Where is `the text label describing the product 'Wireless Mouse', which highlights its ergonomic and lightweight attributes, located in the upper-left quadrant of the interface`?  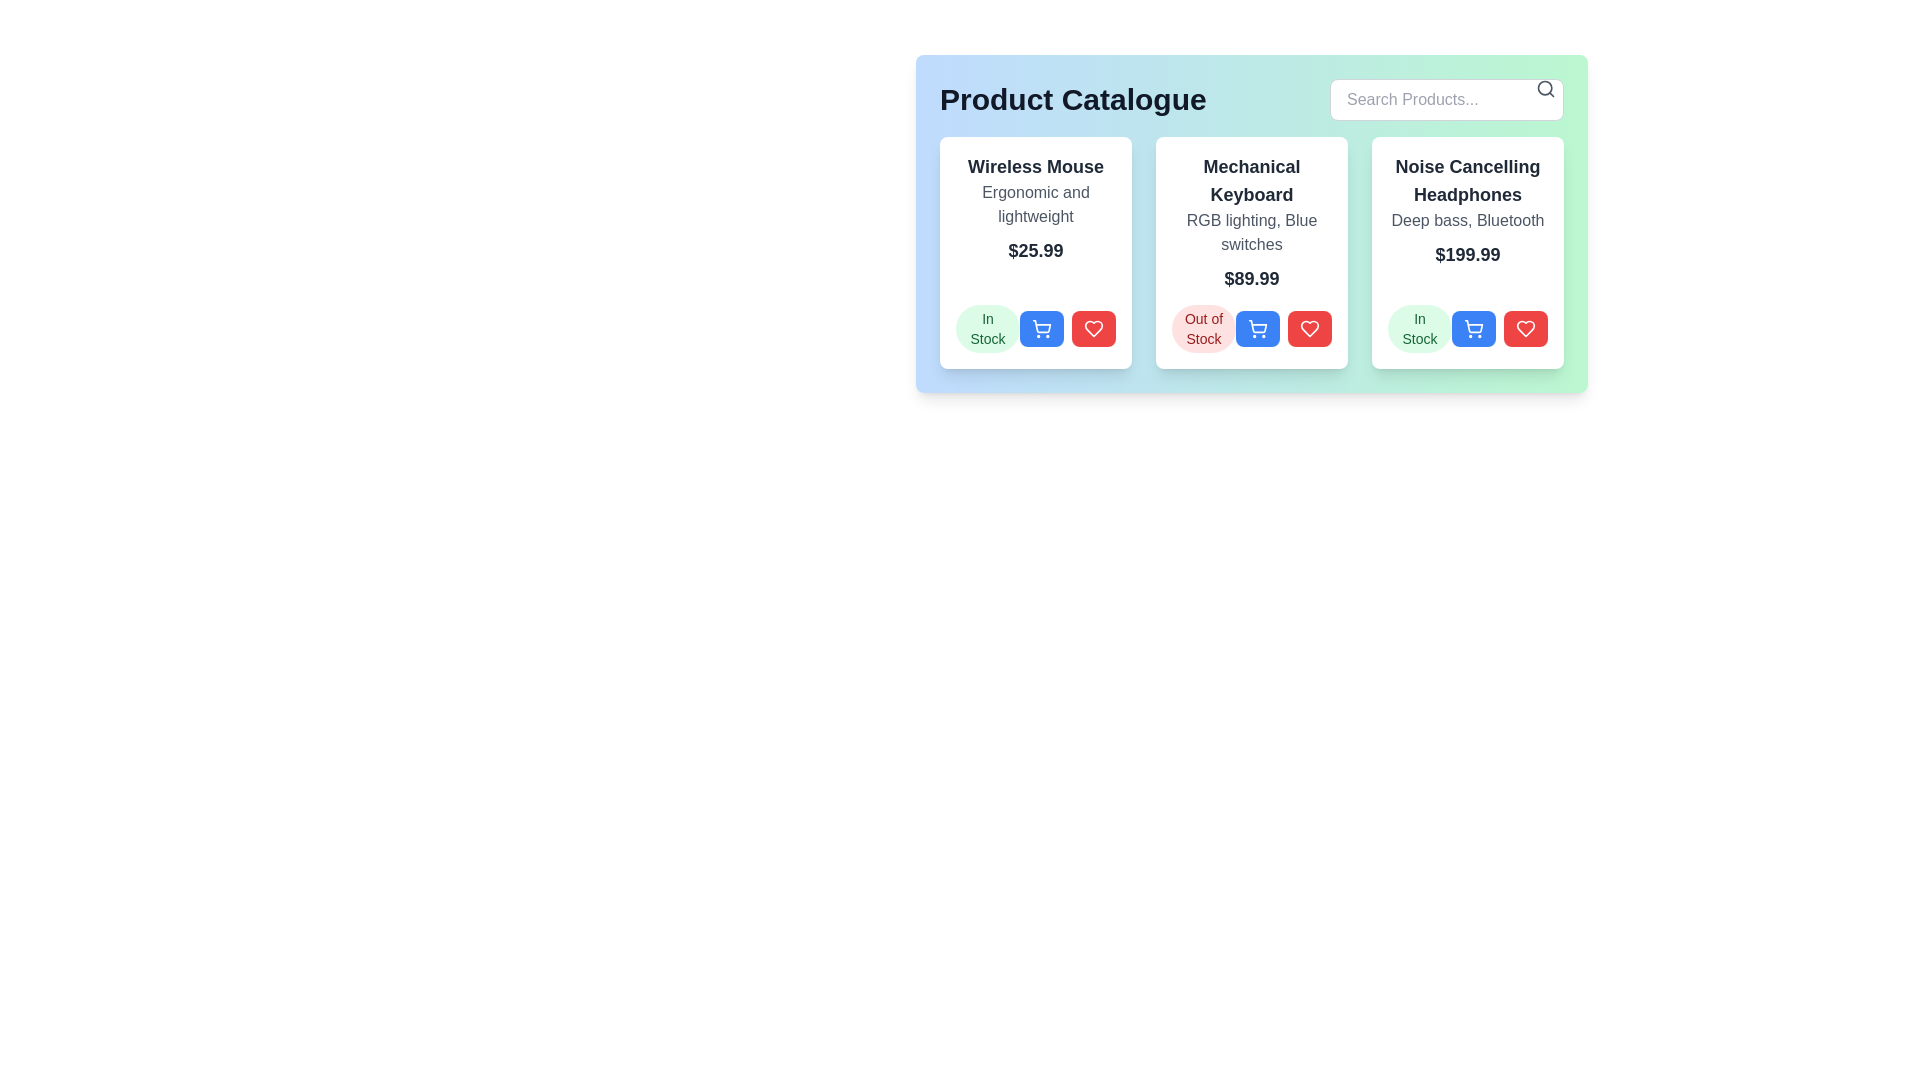
the text label describing the product 'Wireless Mouse', which highlights its ergonomic and lightweight attributes, located in the upper-left quadrant of the interface is located at coordinates (1036, 204).